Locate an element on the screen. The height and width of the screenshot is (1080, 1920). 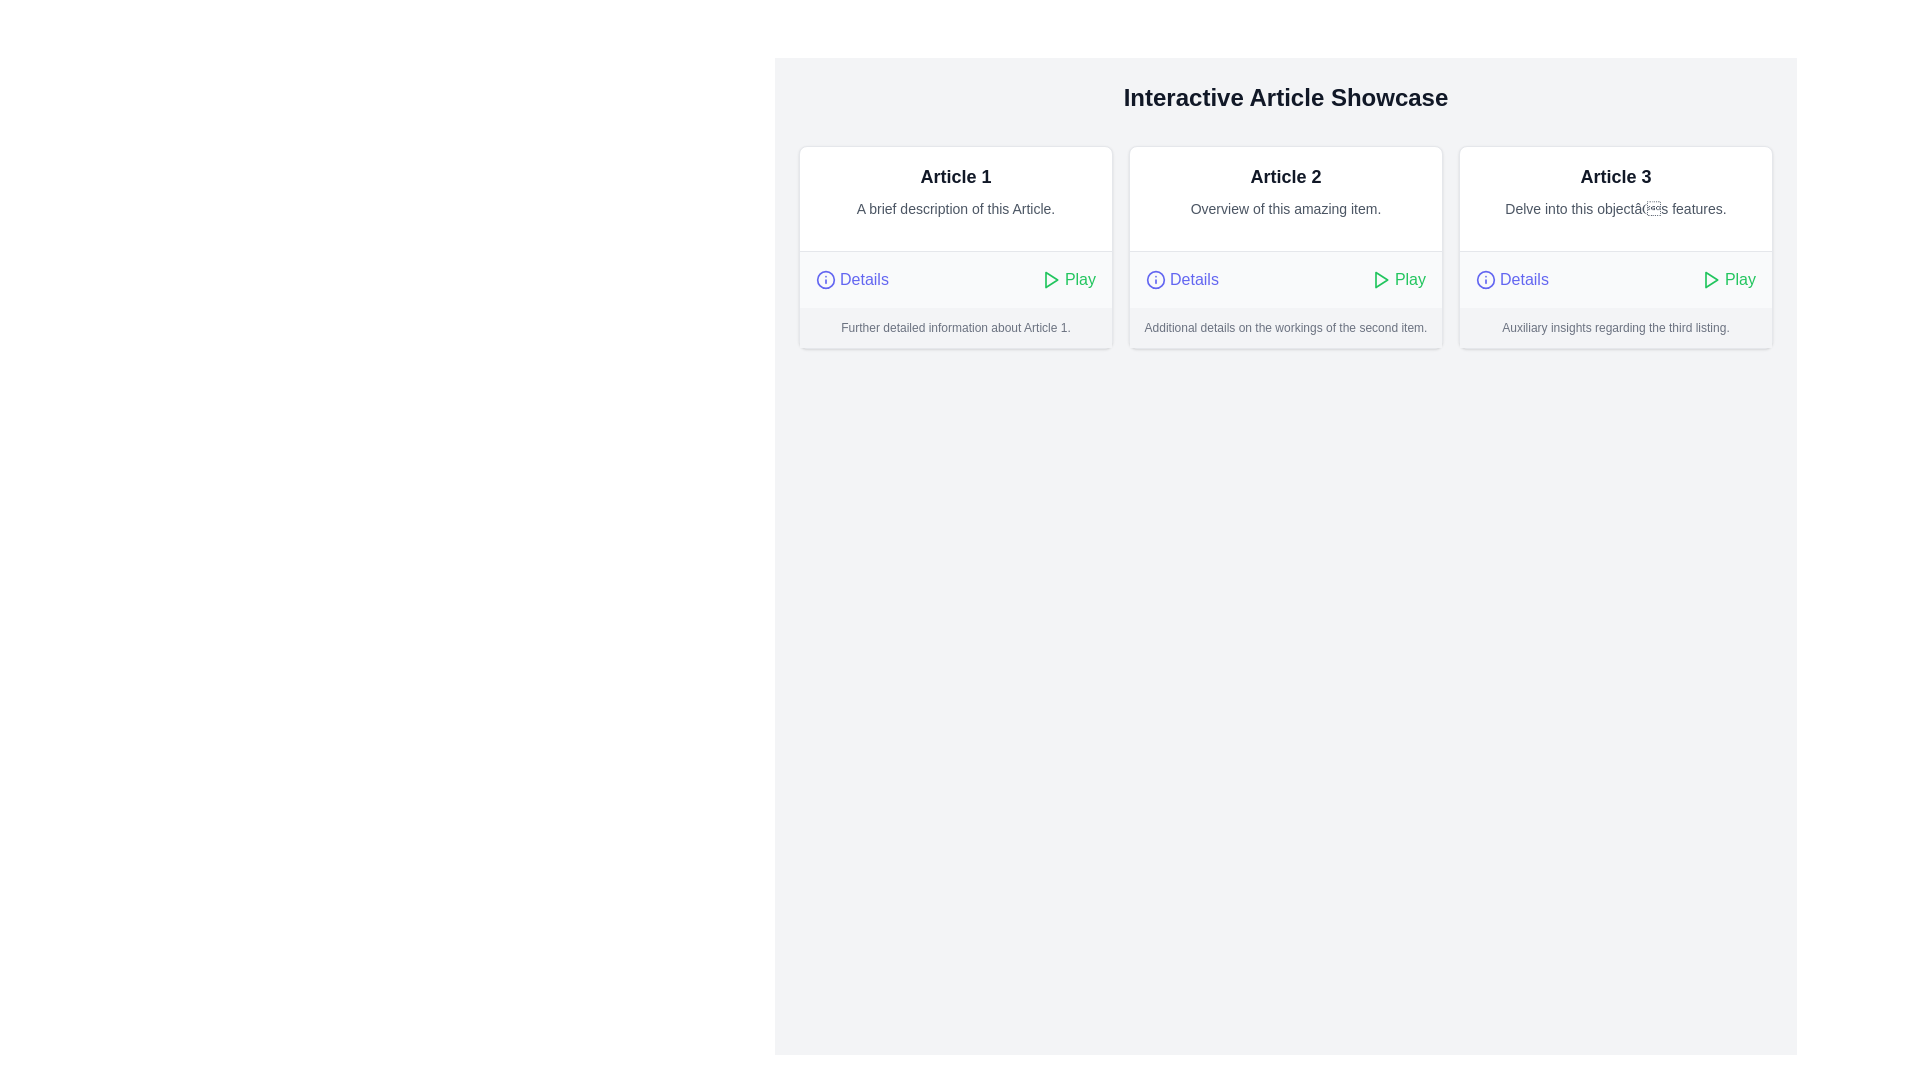
the static informational label that reads 'Further detailed information about Article 1.' located at the bottom of the article card 'Article 1' is located at coordinates (954, 326).